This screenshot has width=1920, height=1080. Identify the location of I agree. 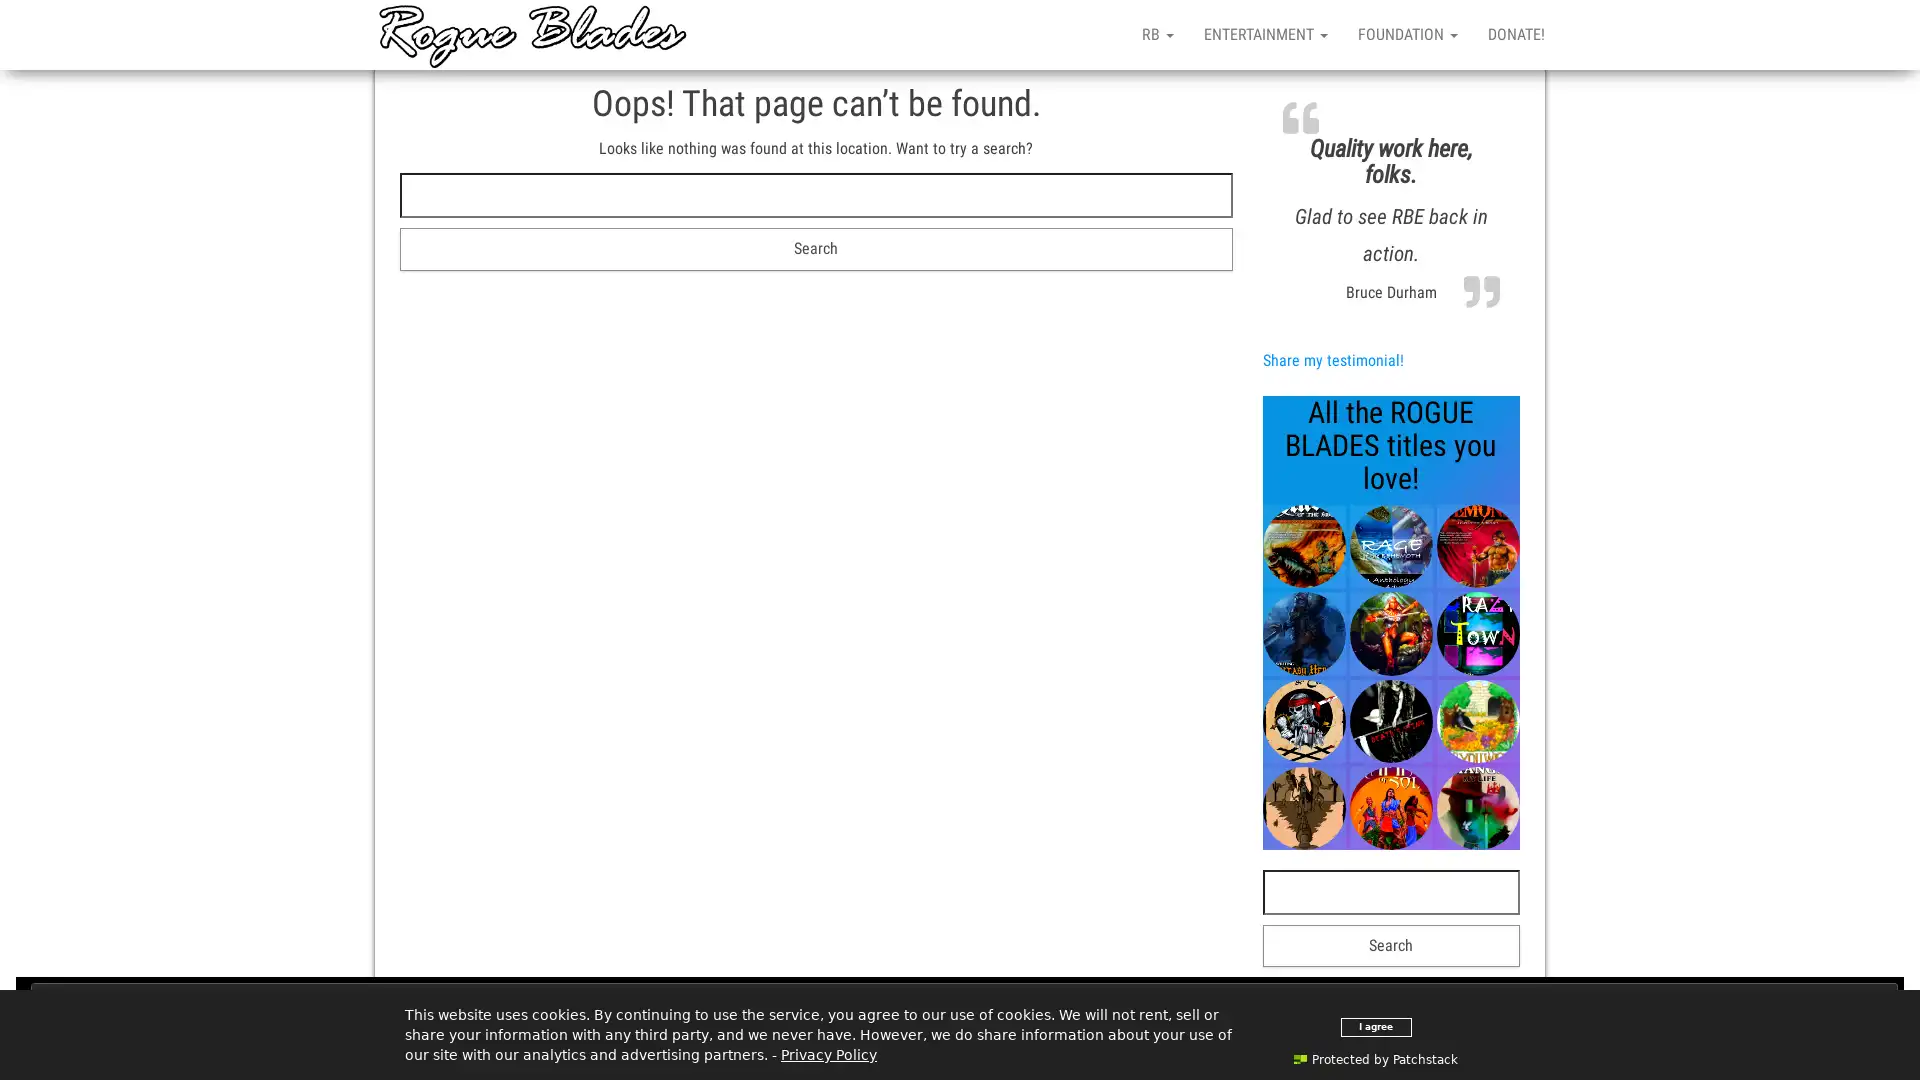
(1374, 1026).